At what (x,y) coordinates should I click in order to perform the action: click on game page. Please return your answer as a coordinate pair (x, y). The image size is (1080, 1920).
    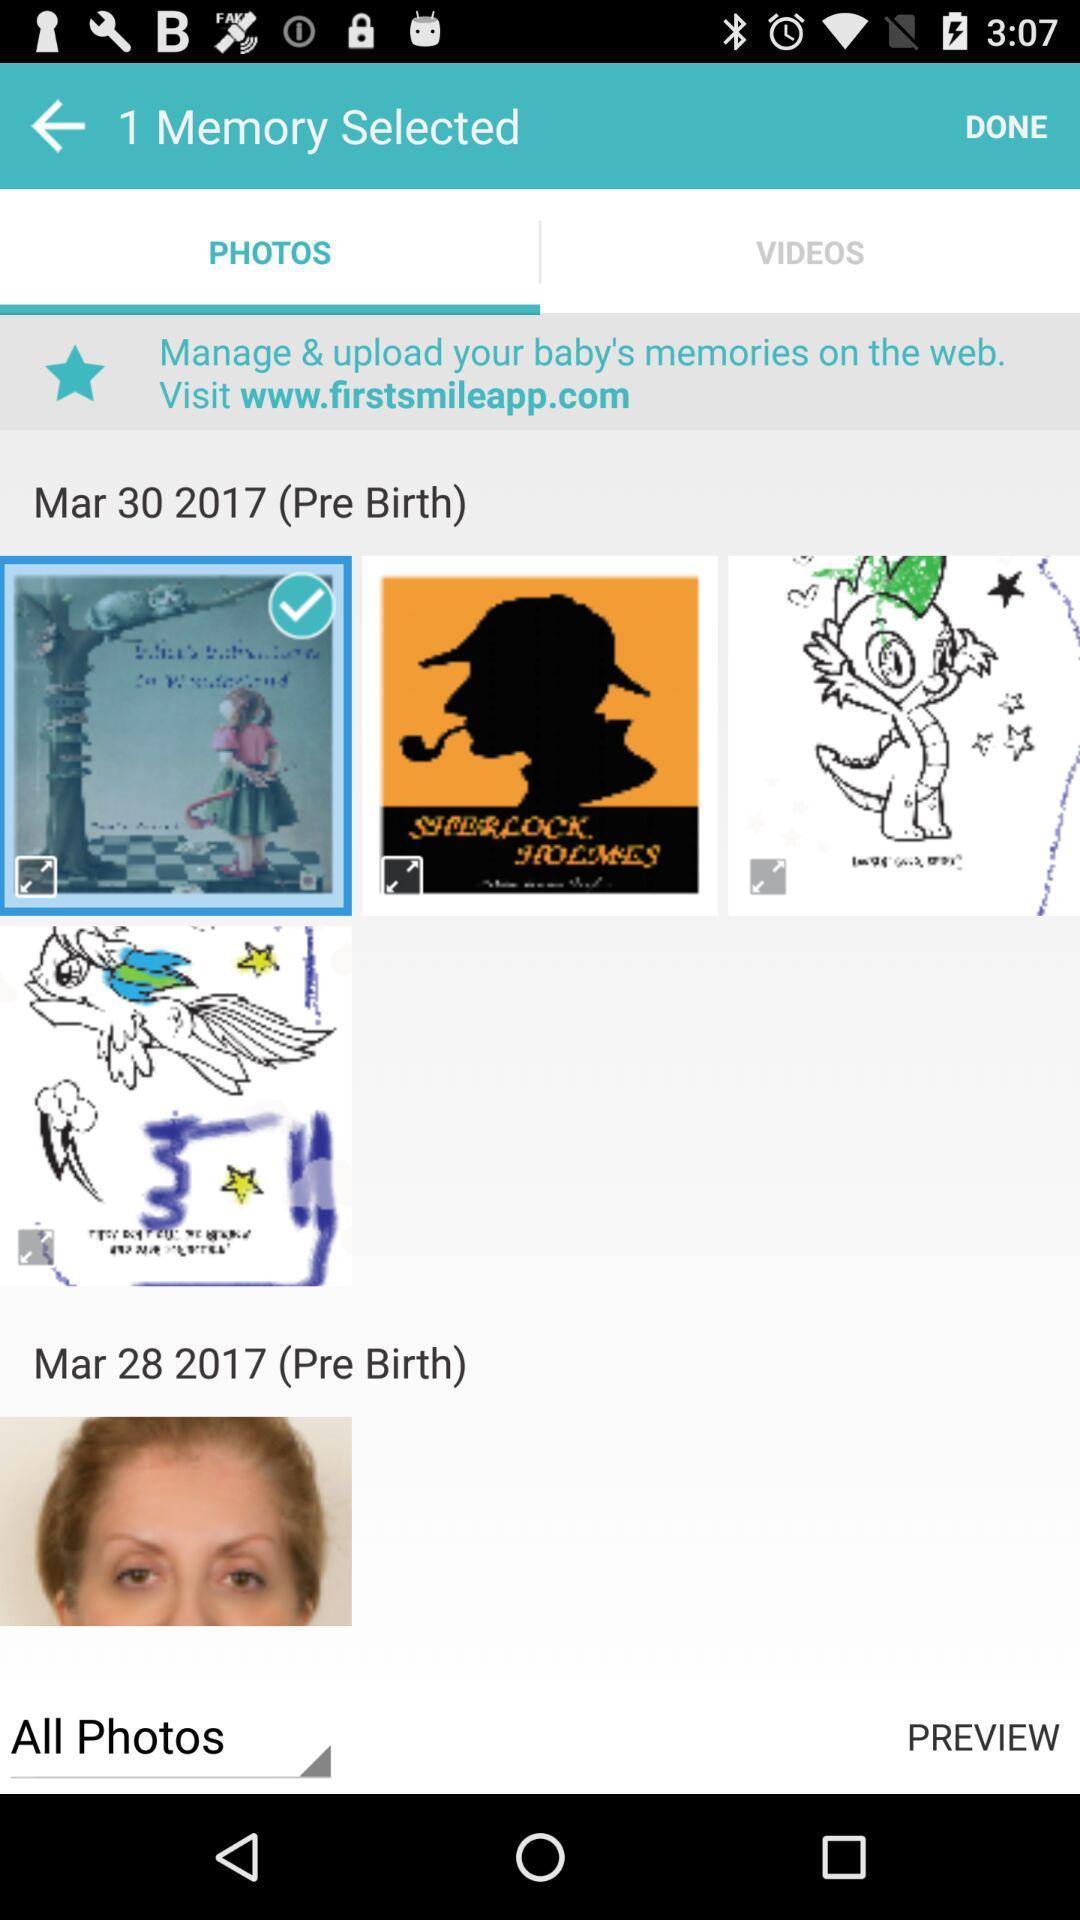
    Looking at the image, I should click on (904, 734).